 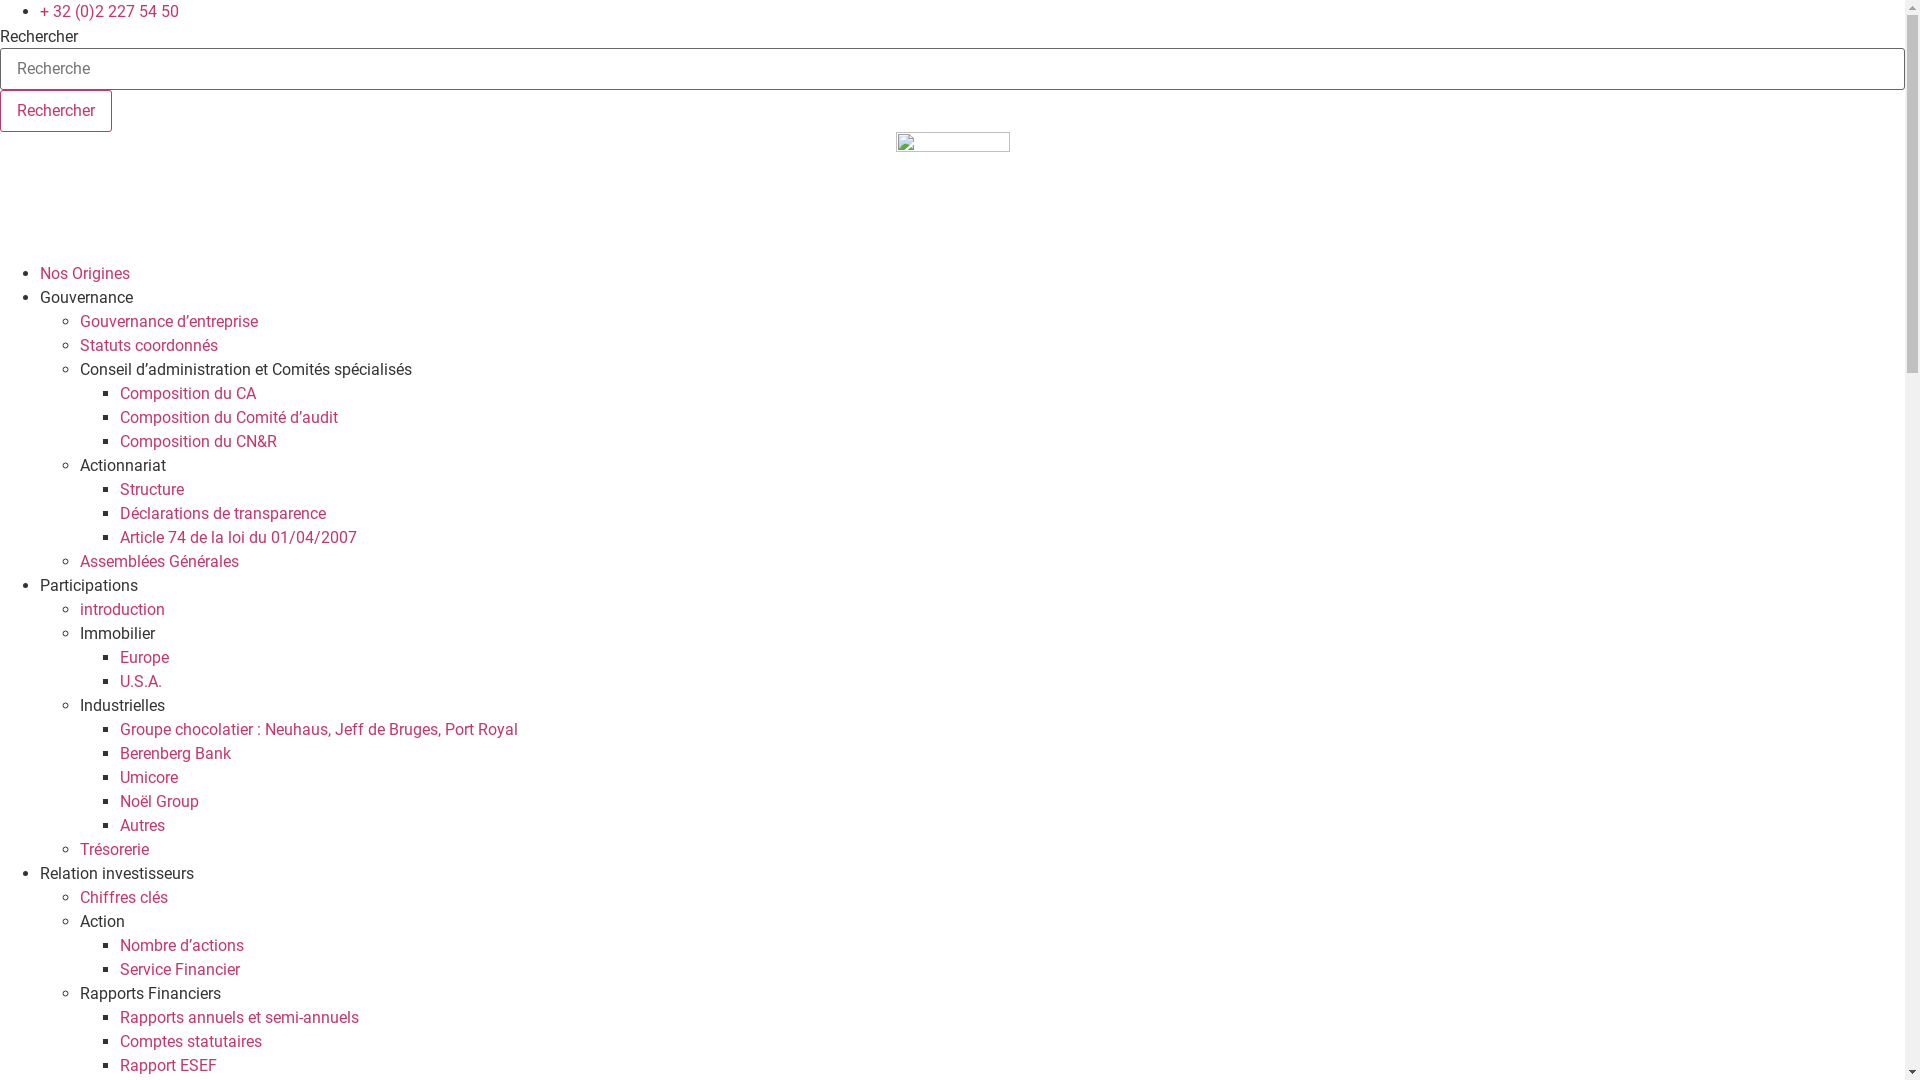 What do you see at coordinates (187, 393) in the screenshot?
I see `'Composition du CA'` at bounding box center [187, 393].